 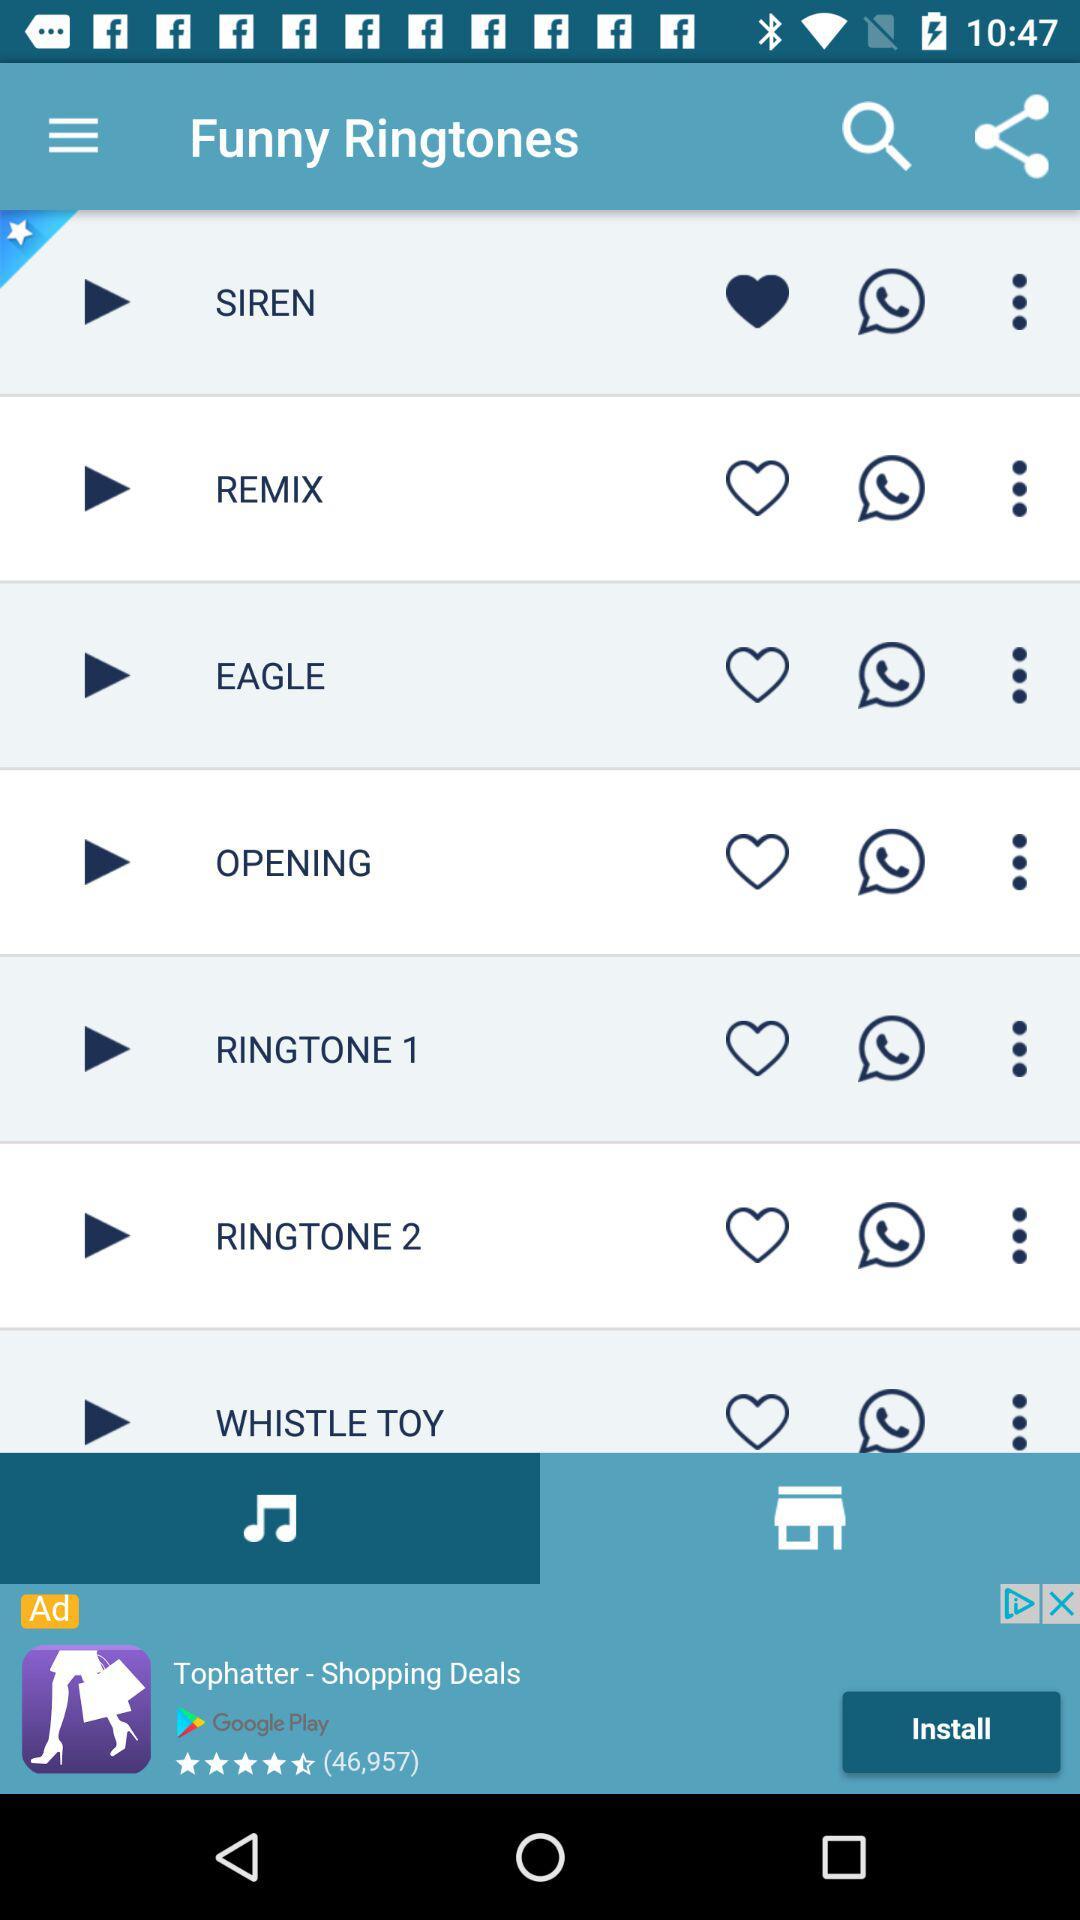 I want to click on favorites it, so click(x=757, y=1047).